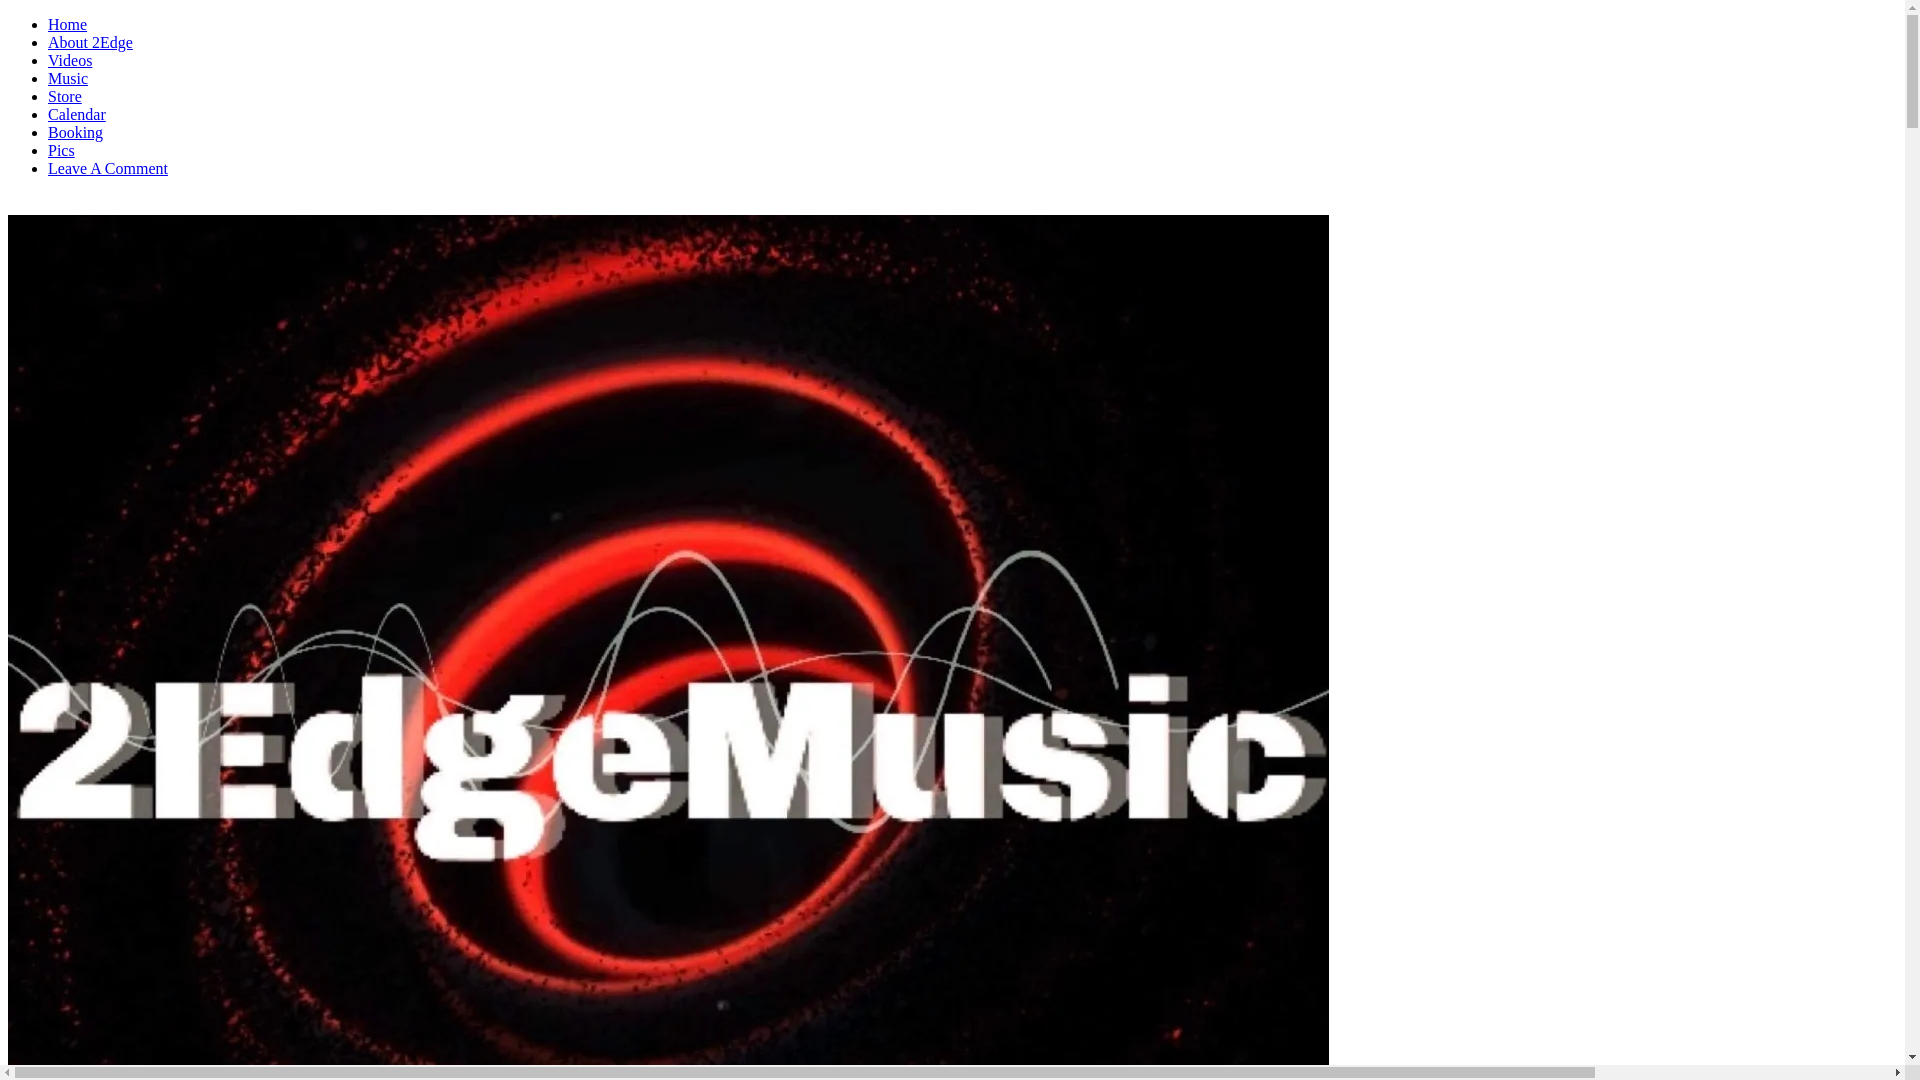 This screenshot has width=1920, height=1080. What do you see at coordinates (67, 77) in the screenshot?
I see `'Music'` at bounding box center [67, 77].